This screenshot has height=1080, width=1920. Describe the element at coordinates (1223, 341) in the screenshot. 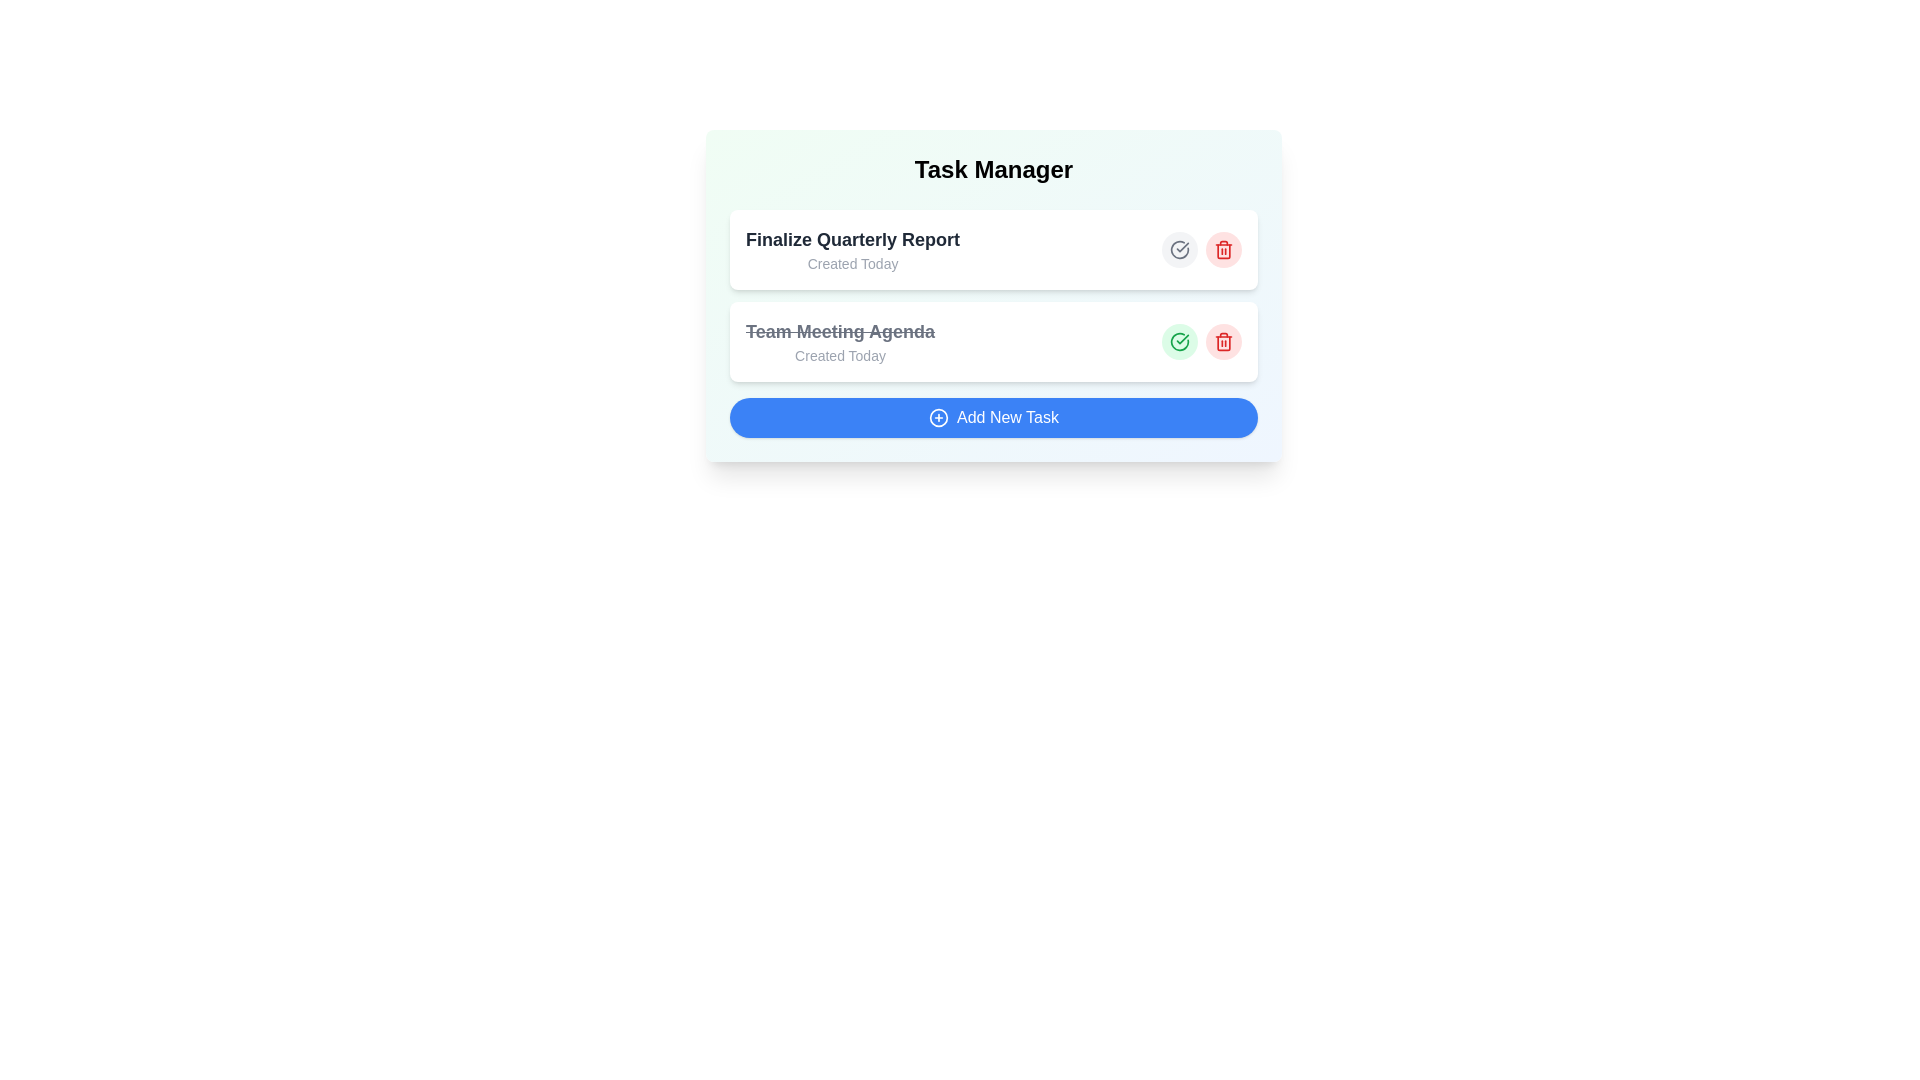

I see `delete button for the task titled 'Team Meeting Agenda'` at that location.